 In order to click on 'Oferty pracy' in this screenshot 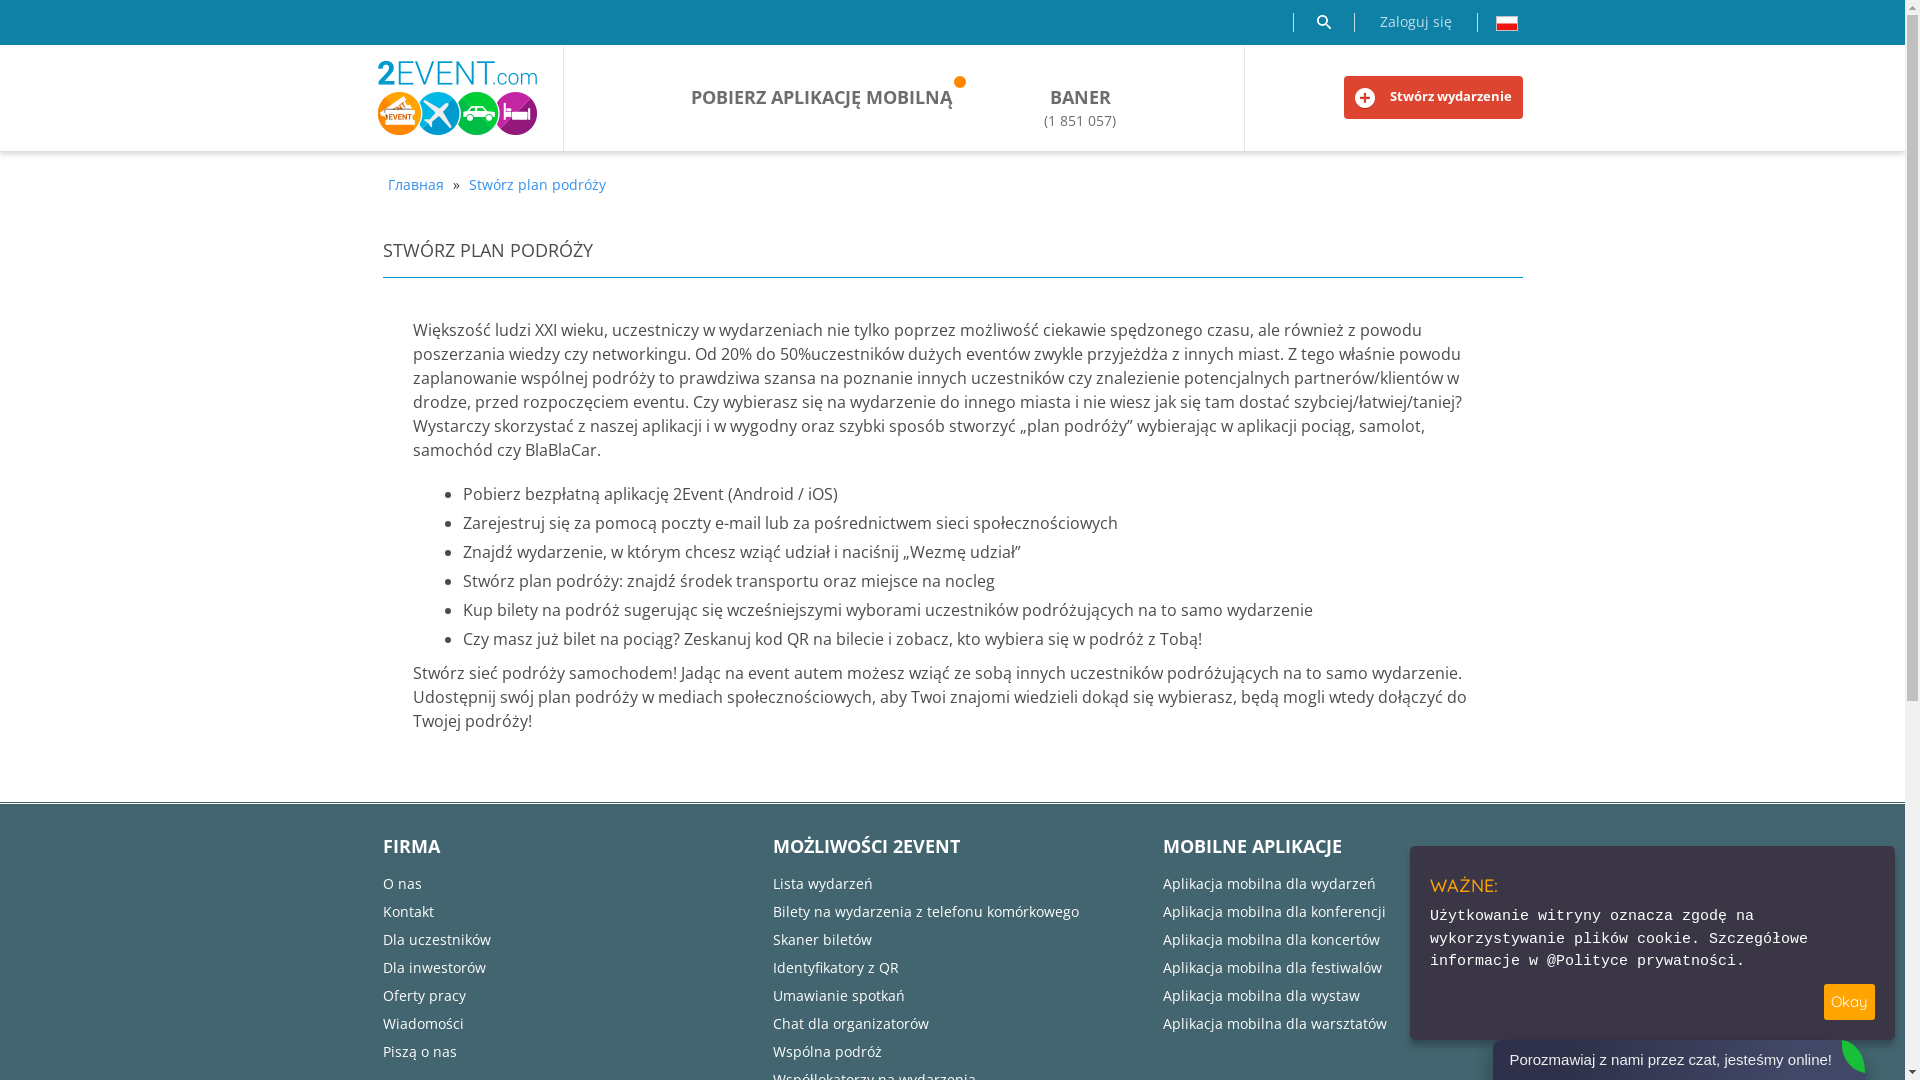, I will do `click(382, 995)`.